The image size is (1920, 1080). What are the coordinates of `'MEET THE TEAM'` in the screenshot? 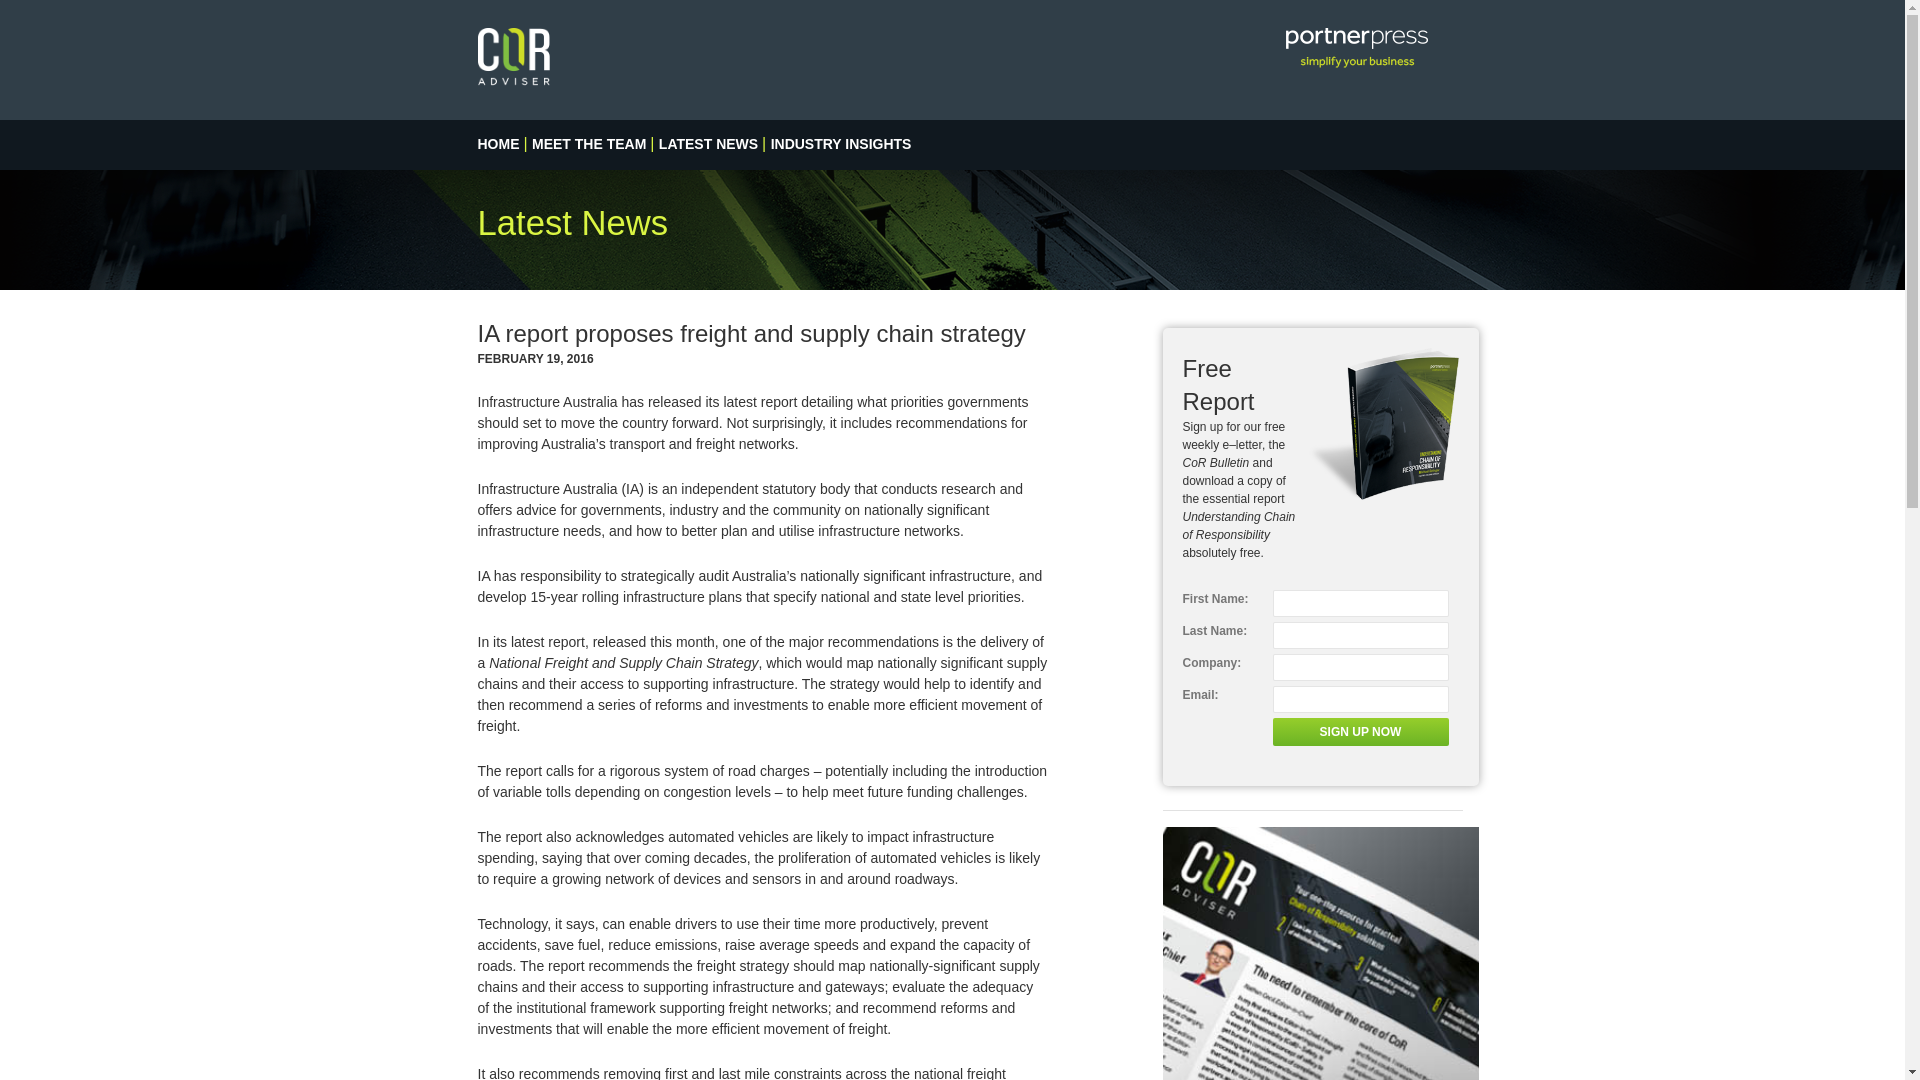 It's located at (588, 142).